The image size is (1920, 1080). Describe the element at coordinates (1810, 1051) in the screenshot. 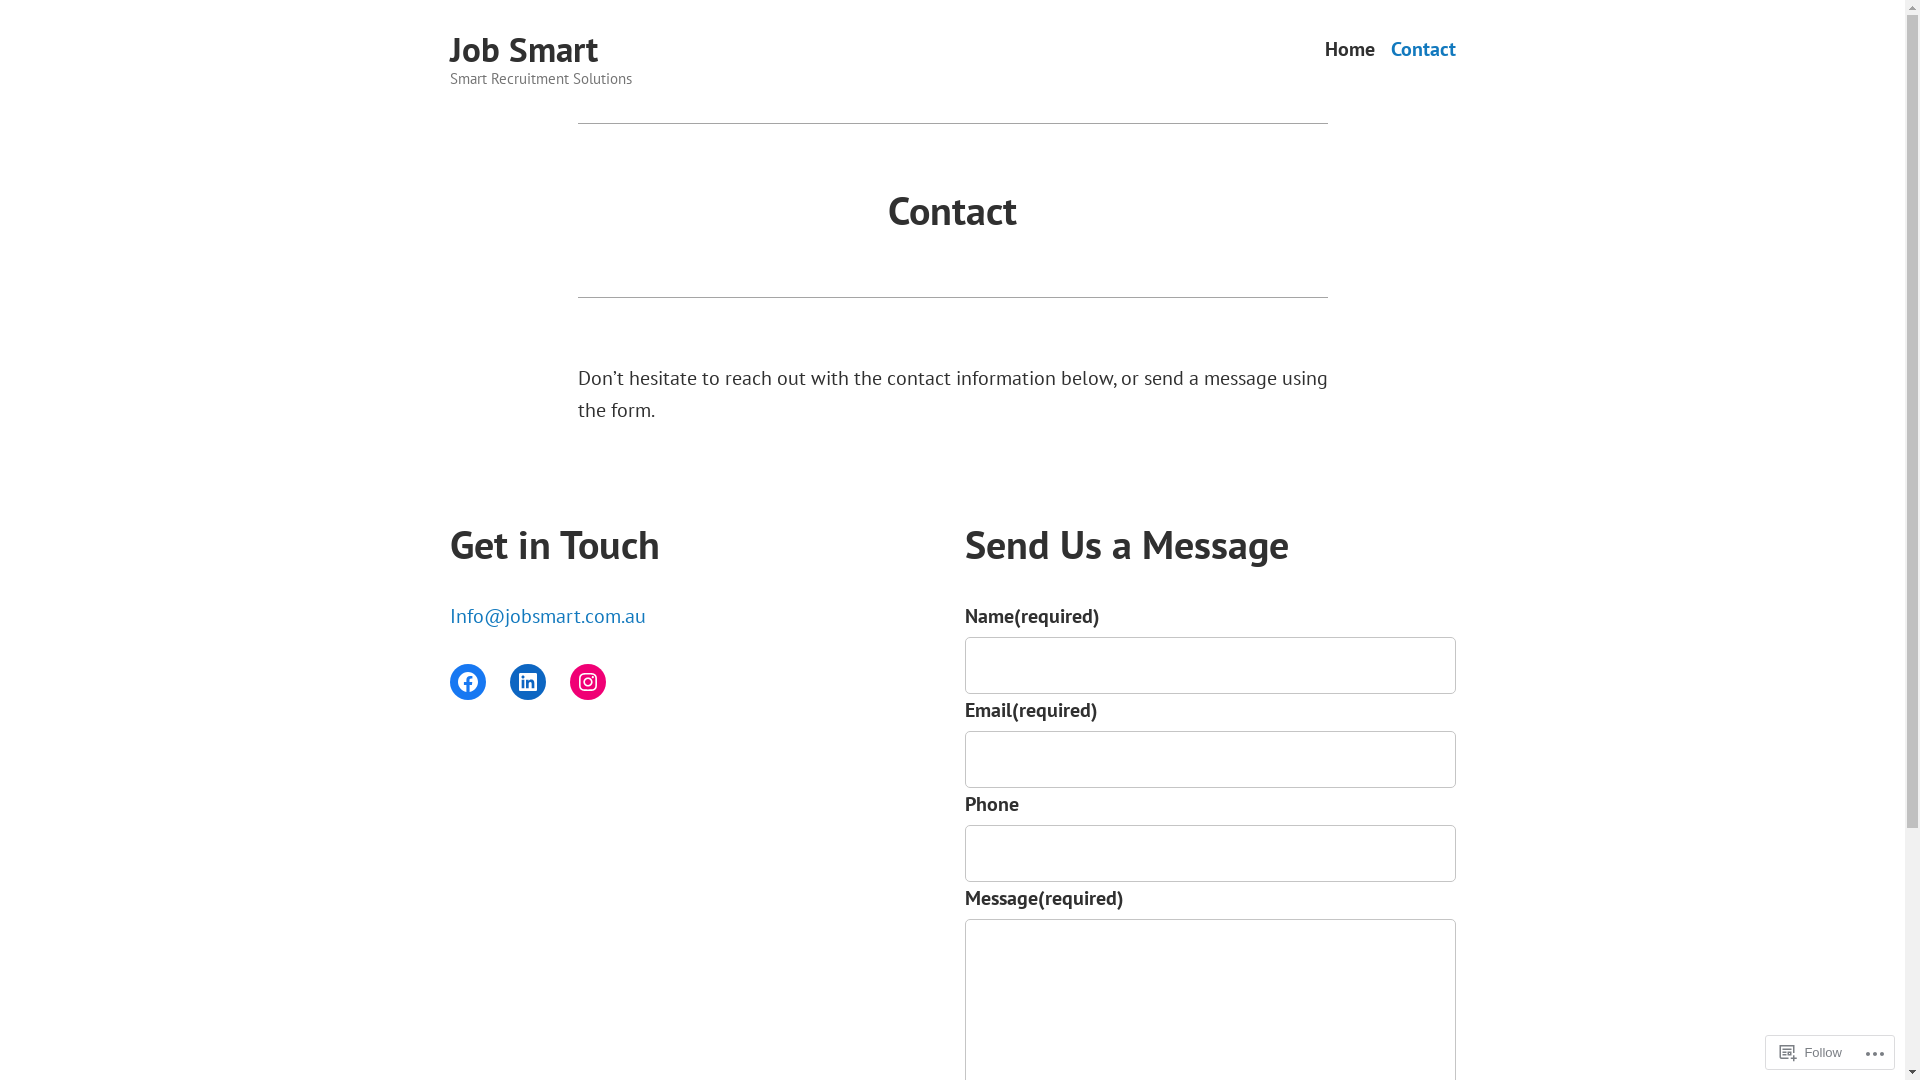

I see `'Follow'` at that location.